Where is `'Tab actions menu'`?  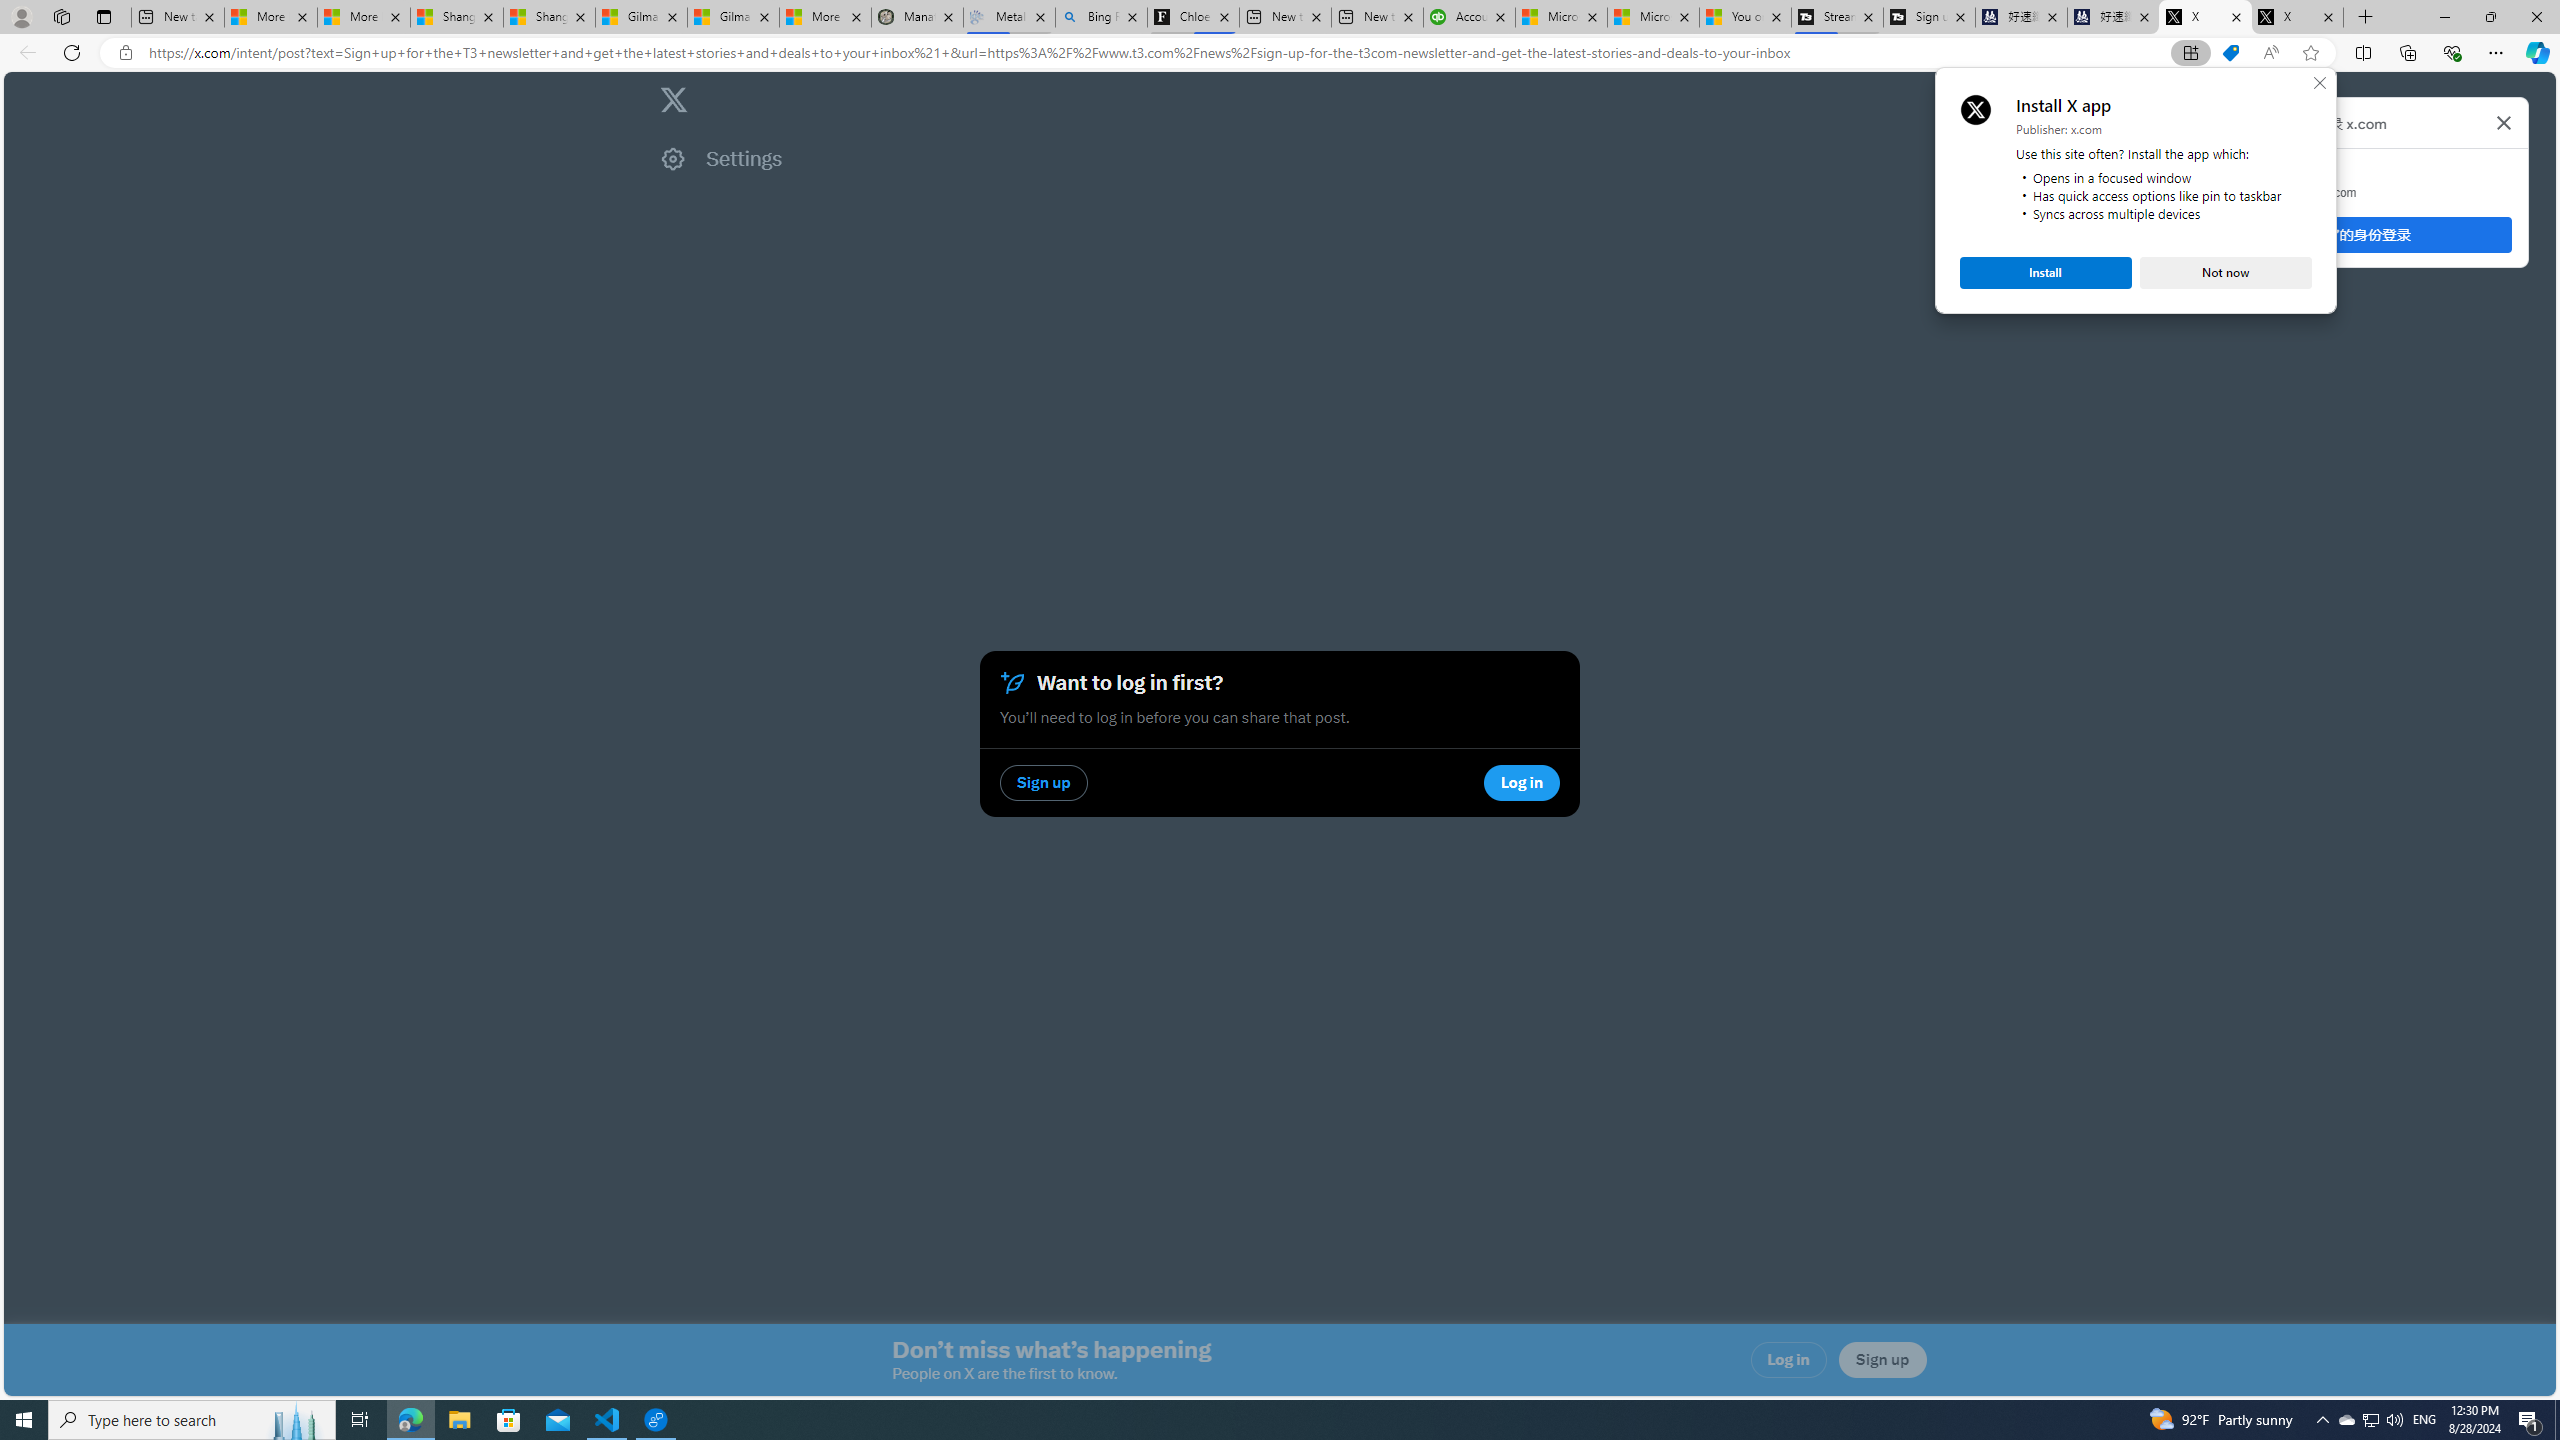
'Tab actions menu' is located at coordinates (102, 16).